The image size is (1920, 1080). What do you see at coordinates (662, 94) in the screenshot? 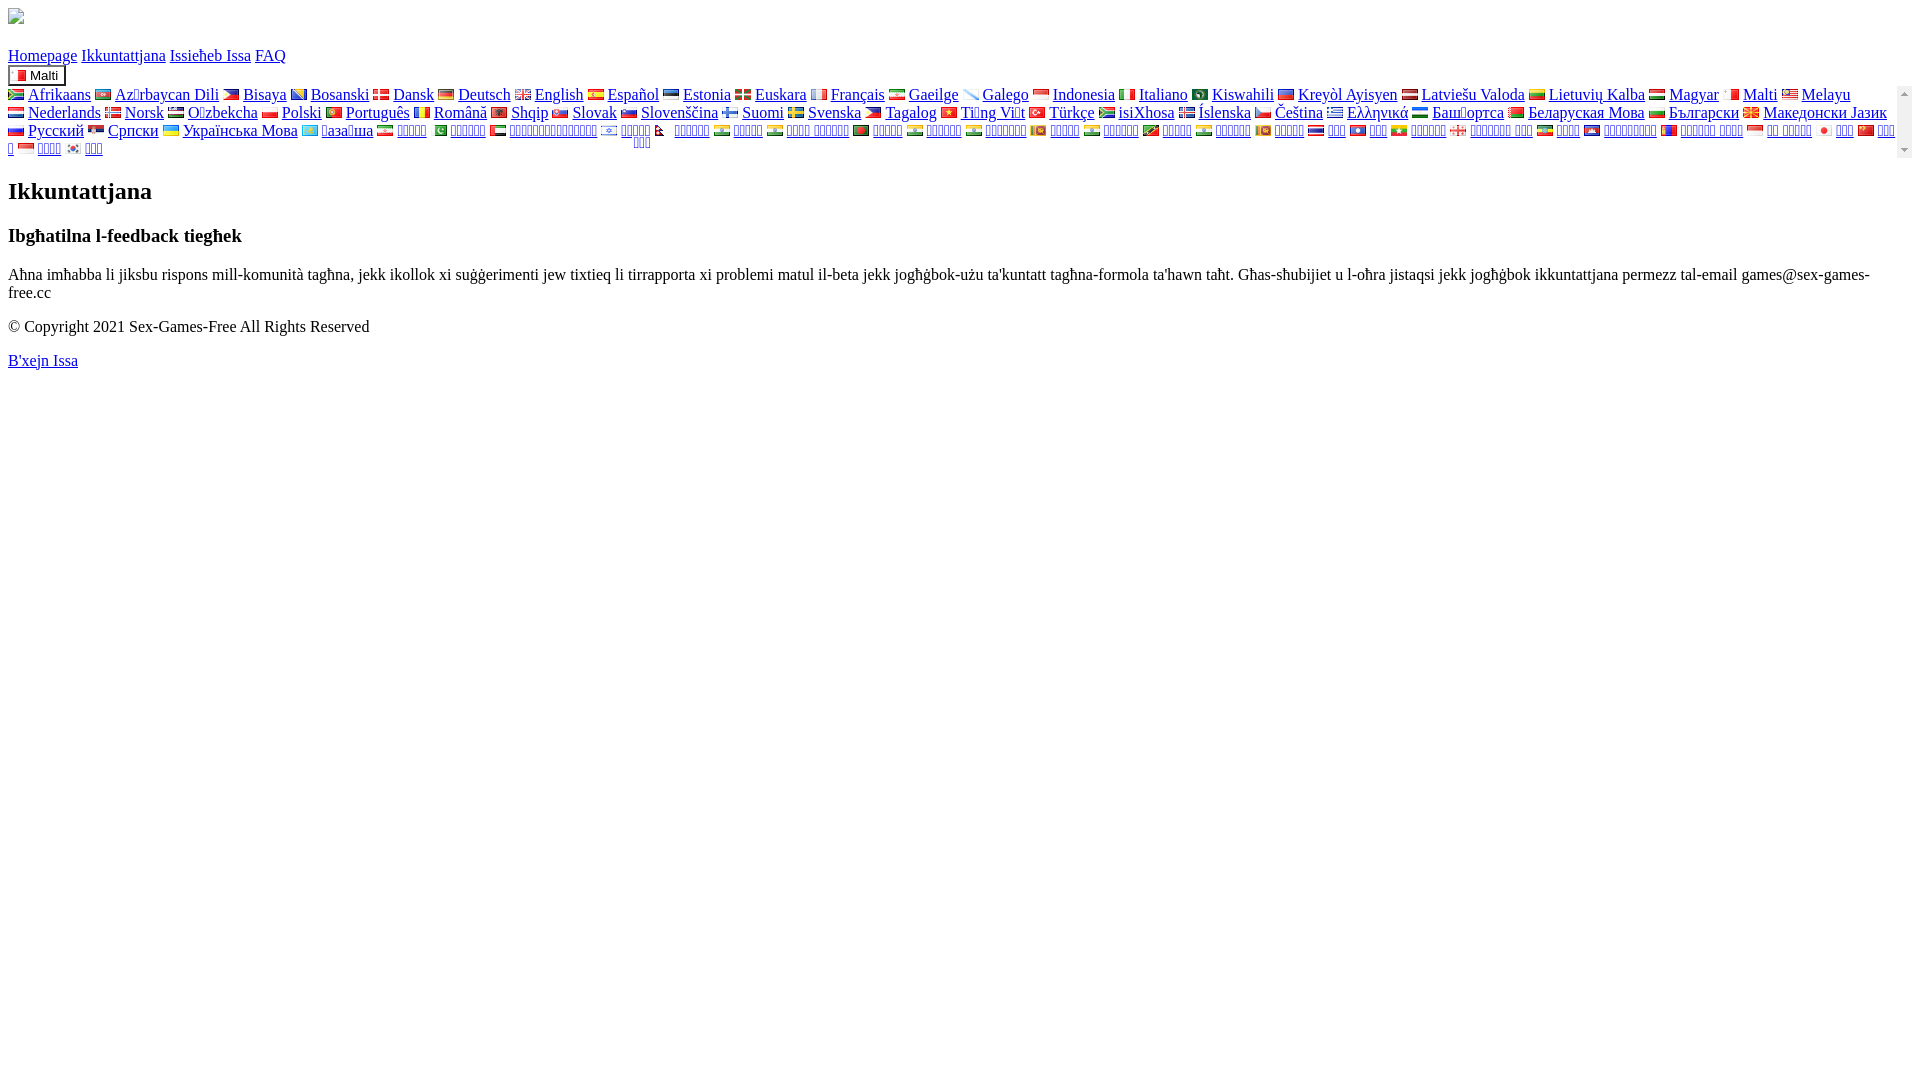
I see `'Estonia'` at bounding box center [662, 94].